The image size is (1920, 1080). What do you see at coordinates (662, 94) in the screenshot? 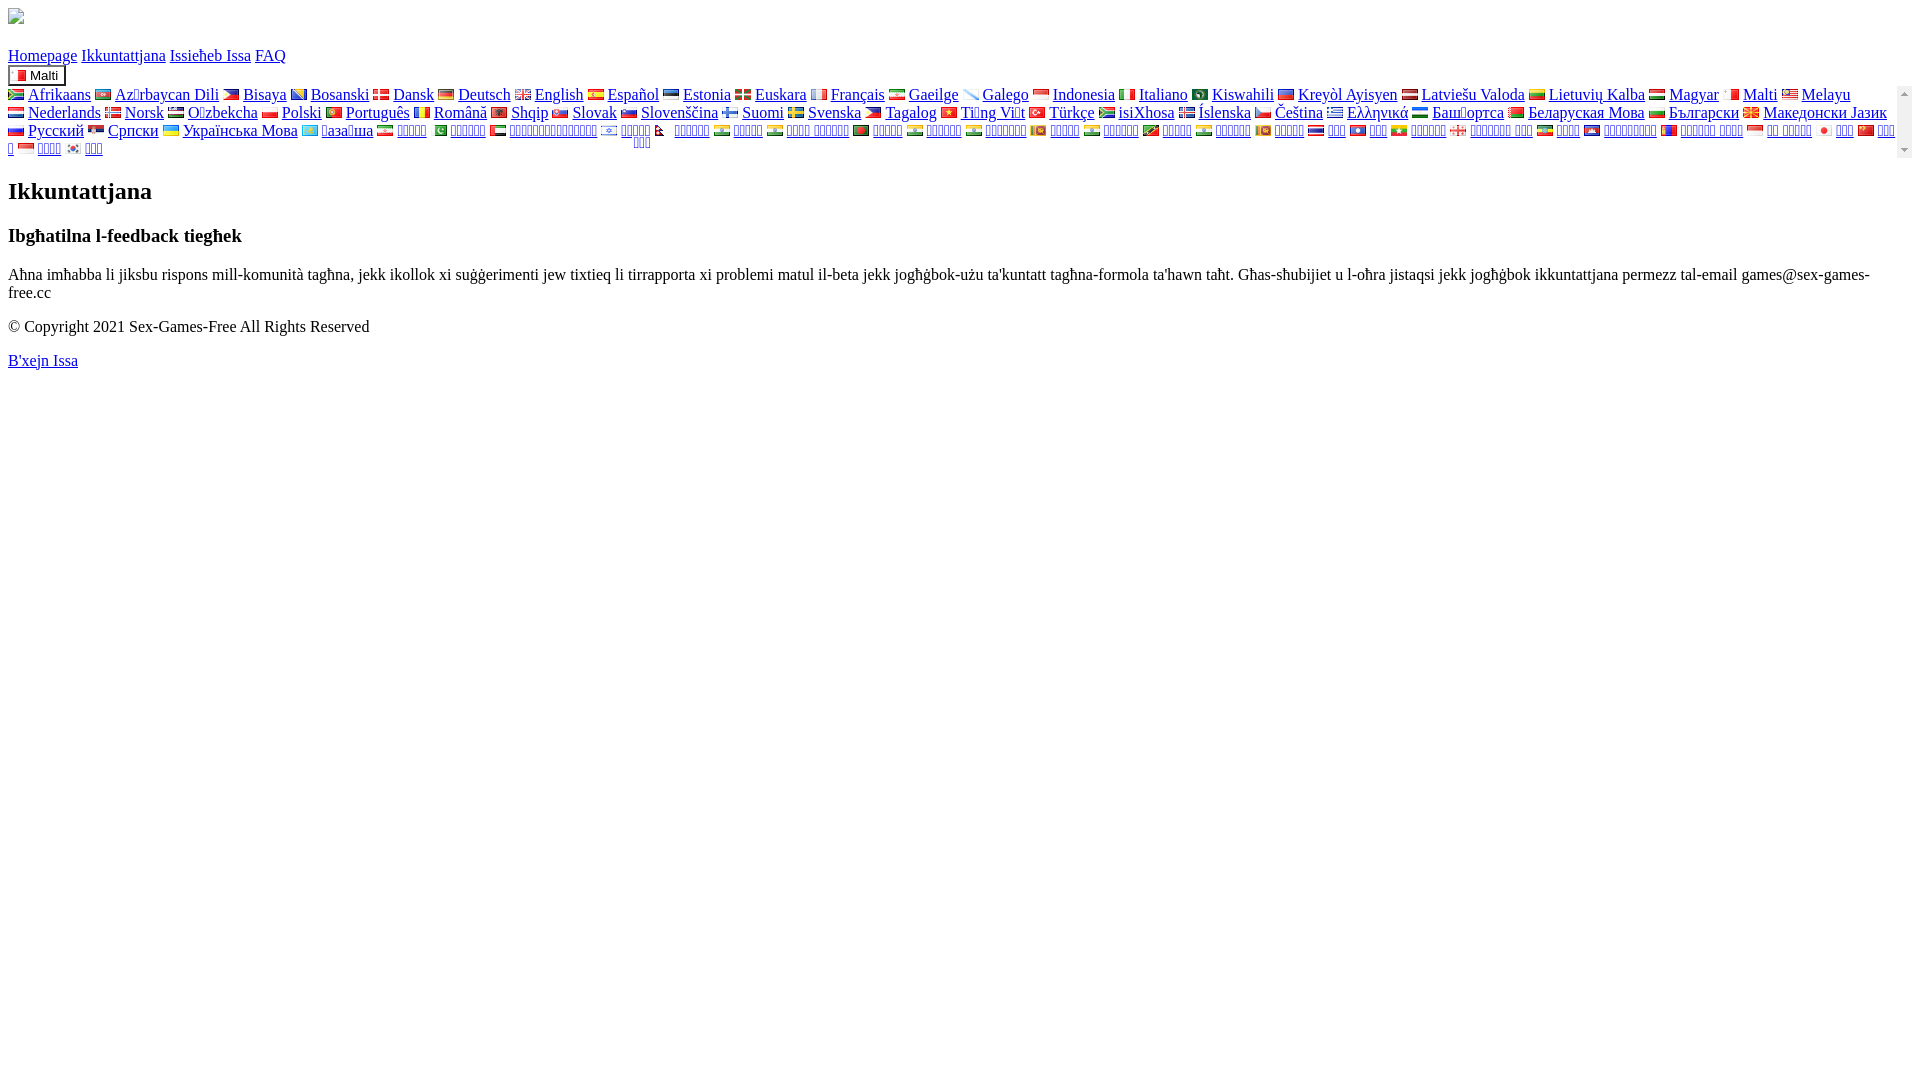
I see `'Estonia'` at bounding box center [662, 94].